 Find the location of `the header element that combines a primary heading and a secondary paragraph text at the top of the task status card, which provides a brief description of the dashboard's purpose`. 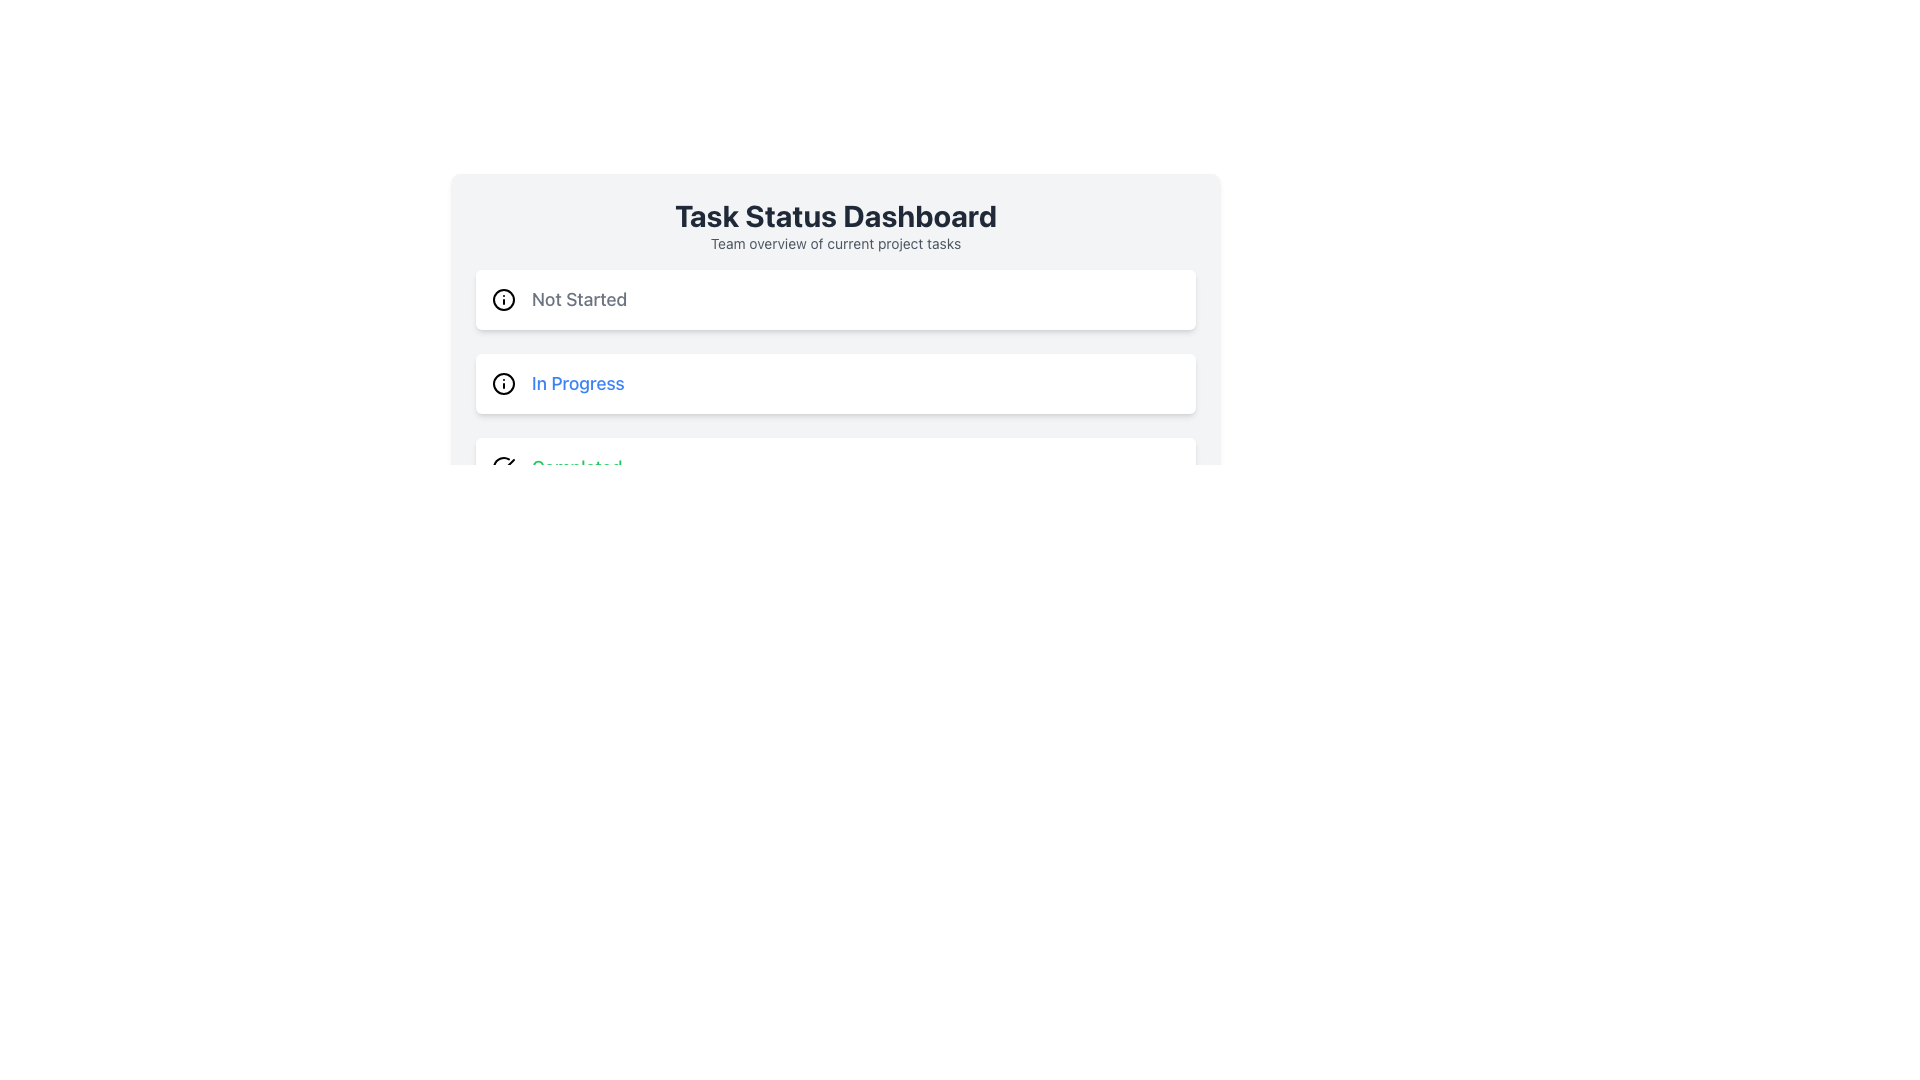

the header element that combines a primary heading and a secondary paragraph text at the top of the task status card, which provides a brief description of the dashboard's purpose is located at coordinates (835, 225).